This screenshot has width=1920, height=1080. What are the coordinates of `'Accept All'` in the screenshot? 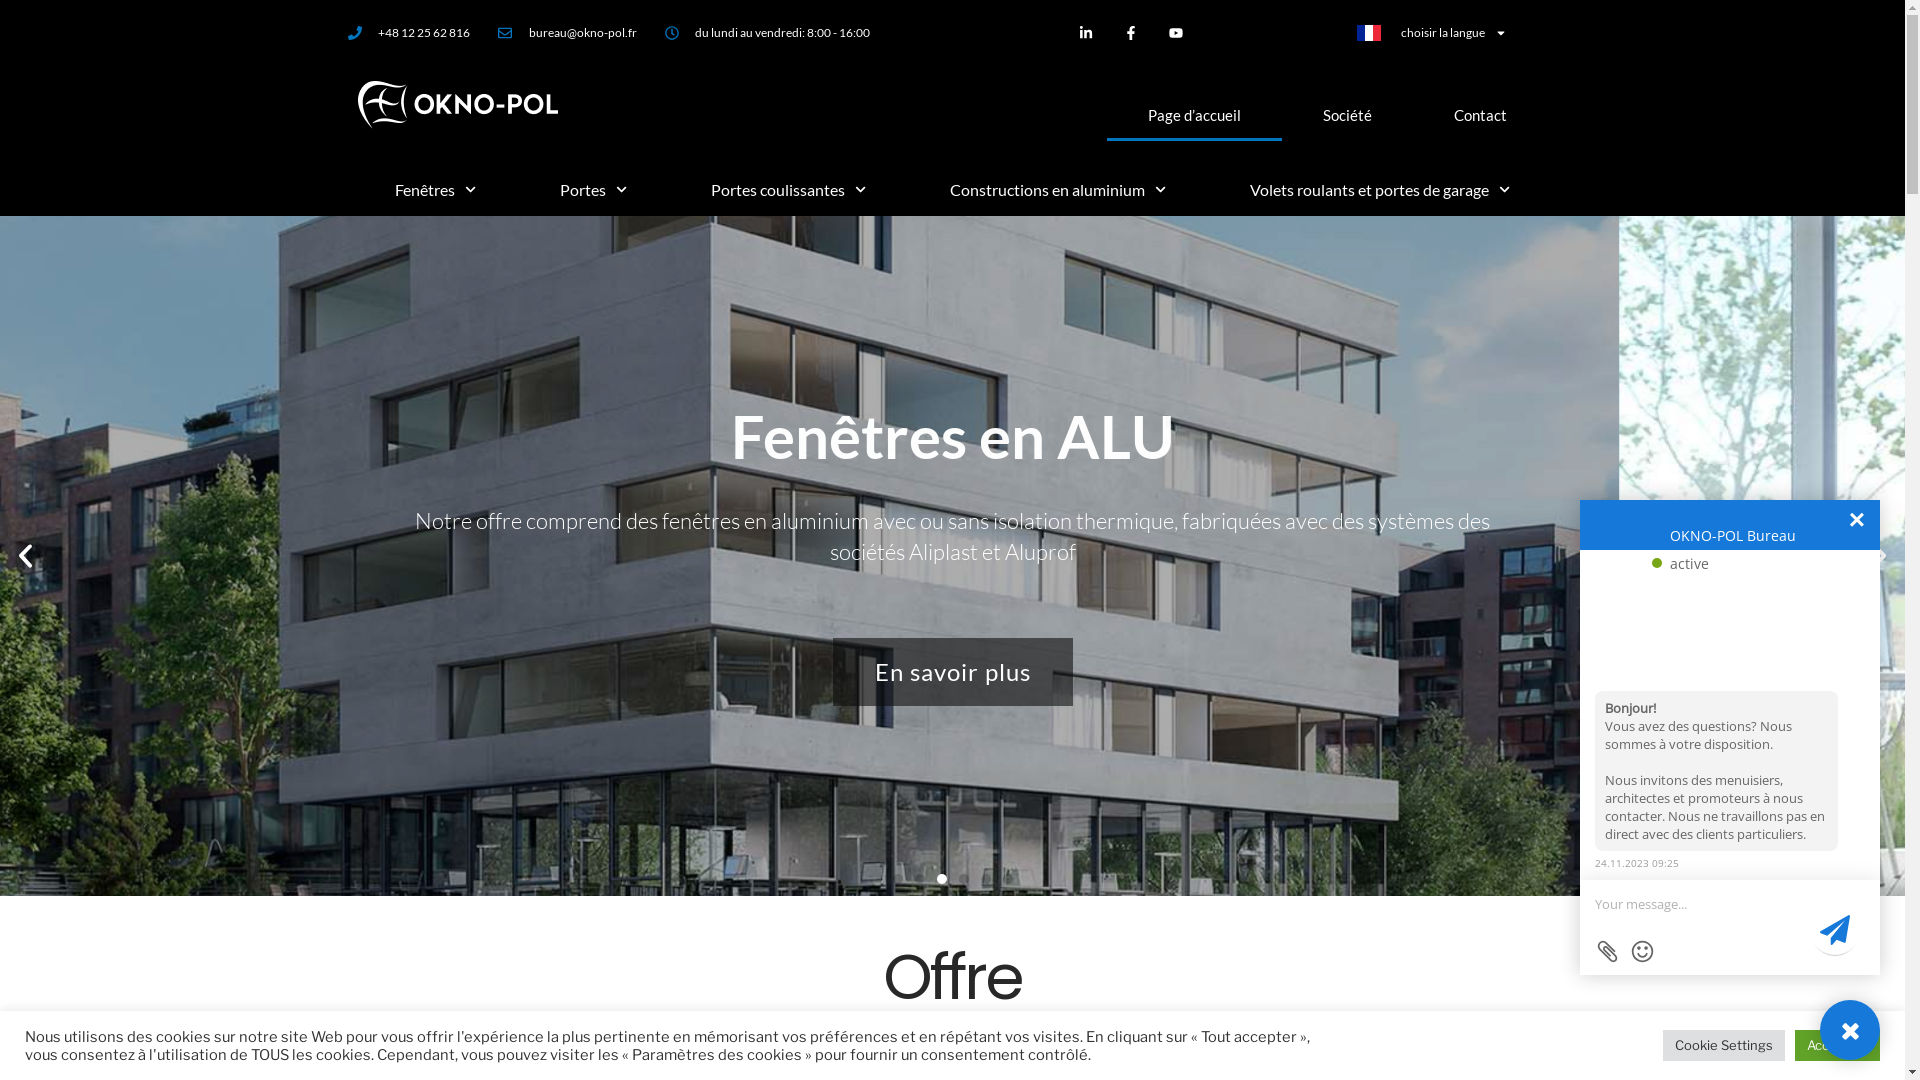 It's located at (1837, 1044).